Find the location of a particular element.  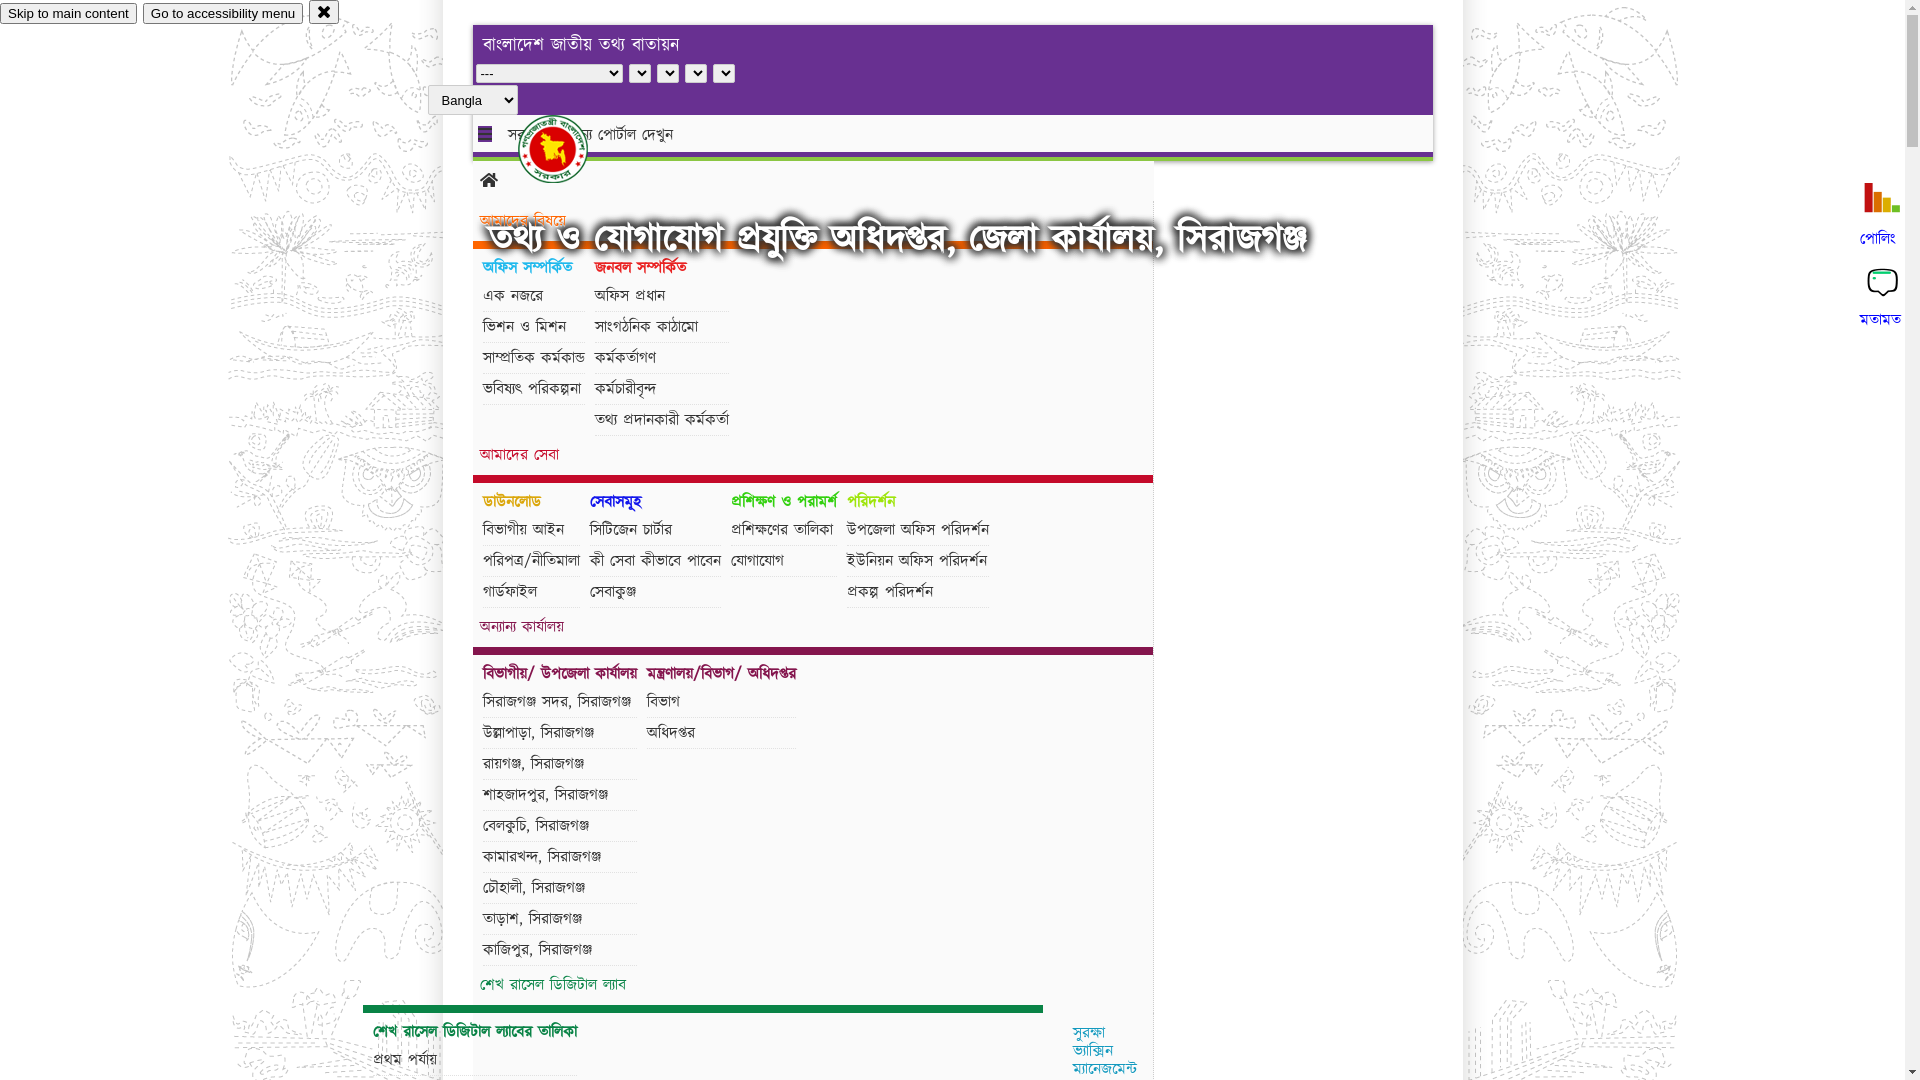

'close' is located at coordinates (307, 11).